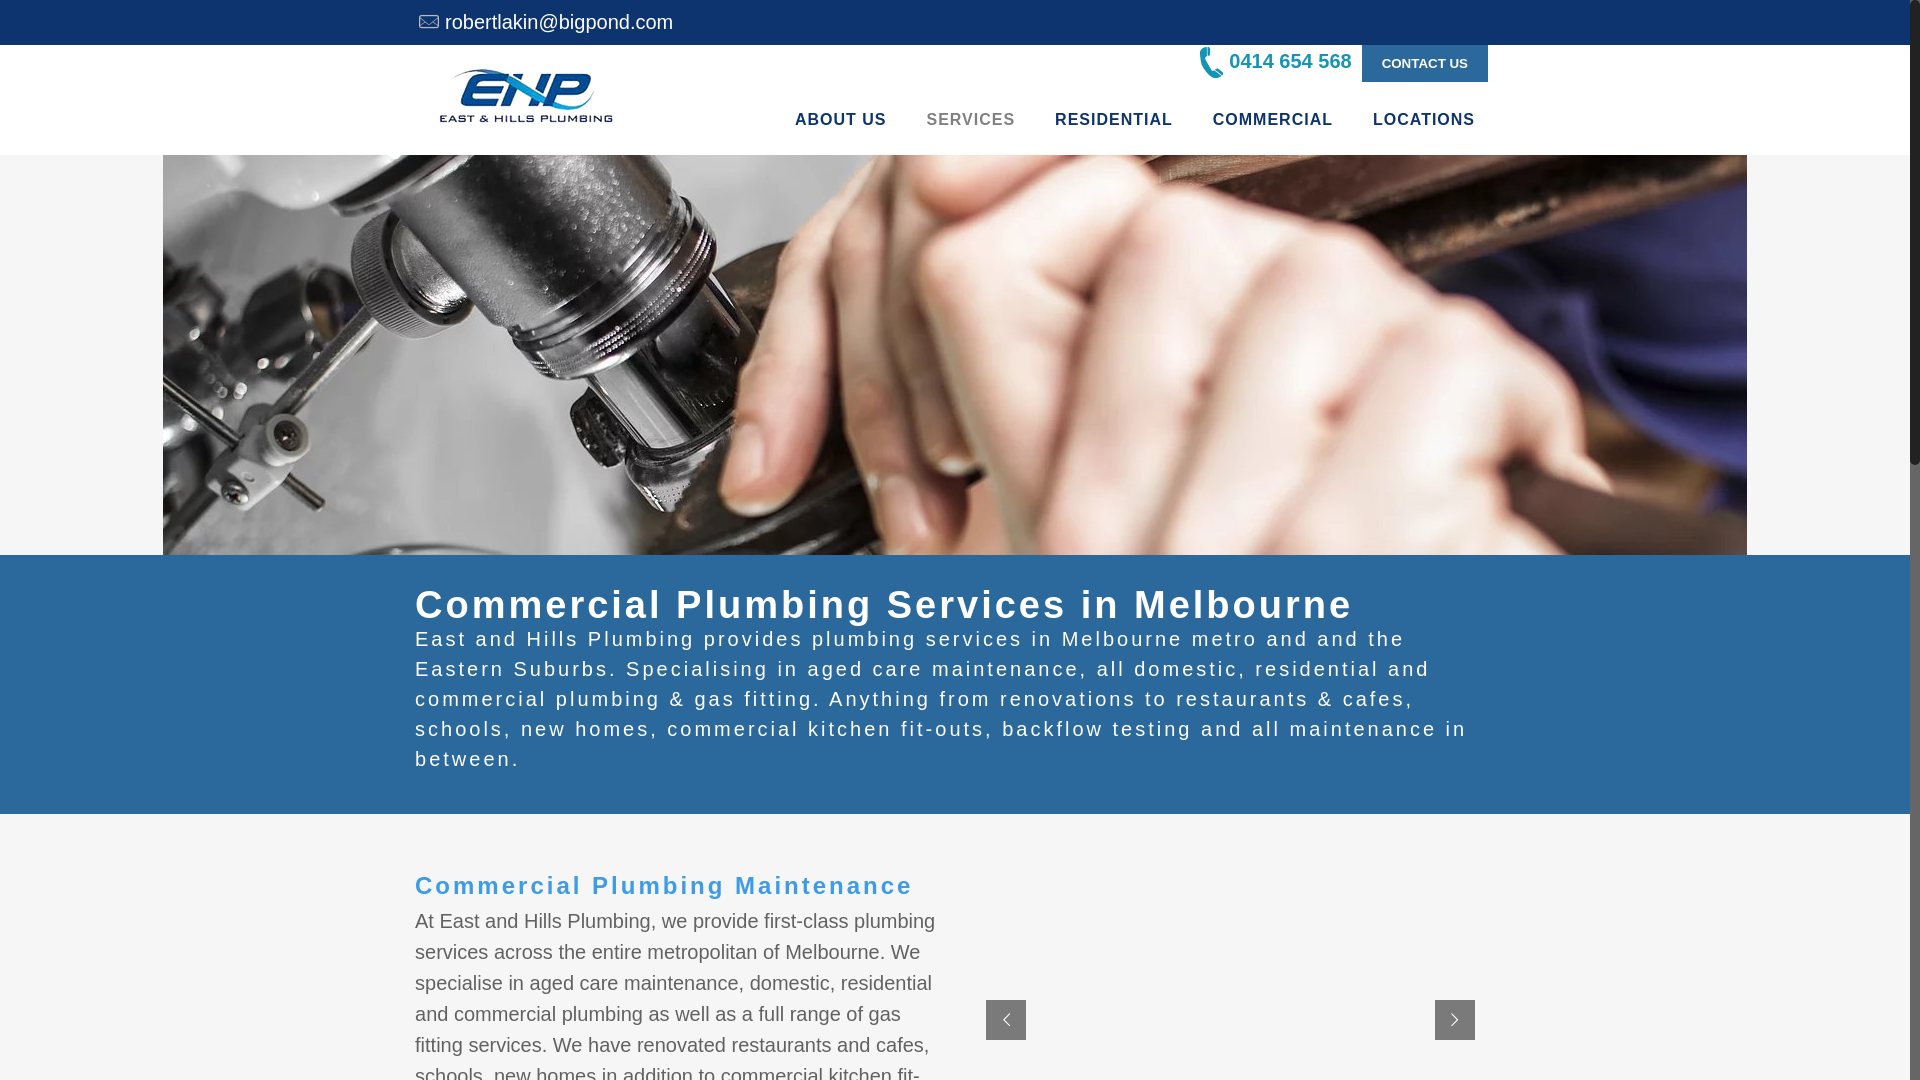 The height and width of the screenshot is (1080, 1920). I want to click on 'robertlakin@bigpond.com', so click(444, 22).